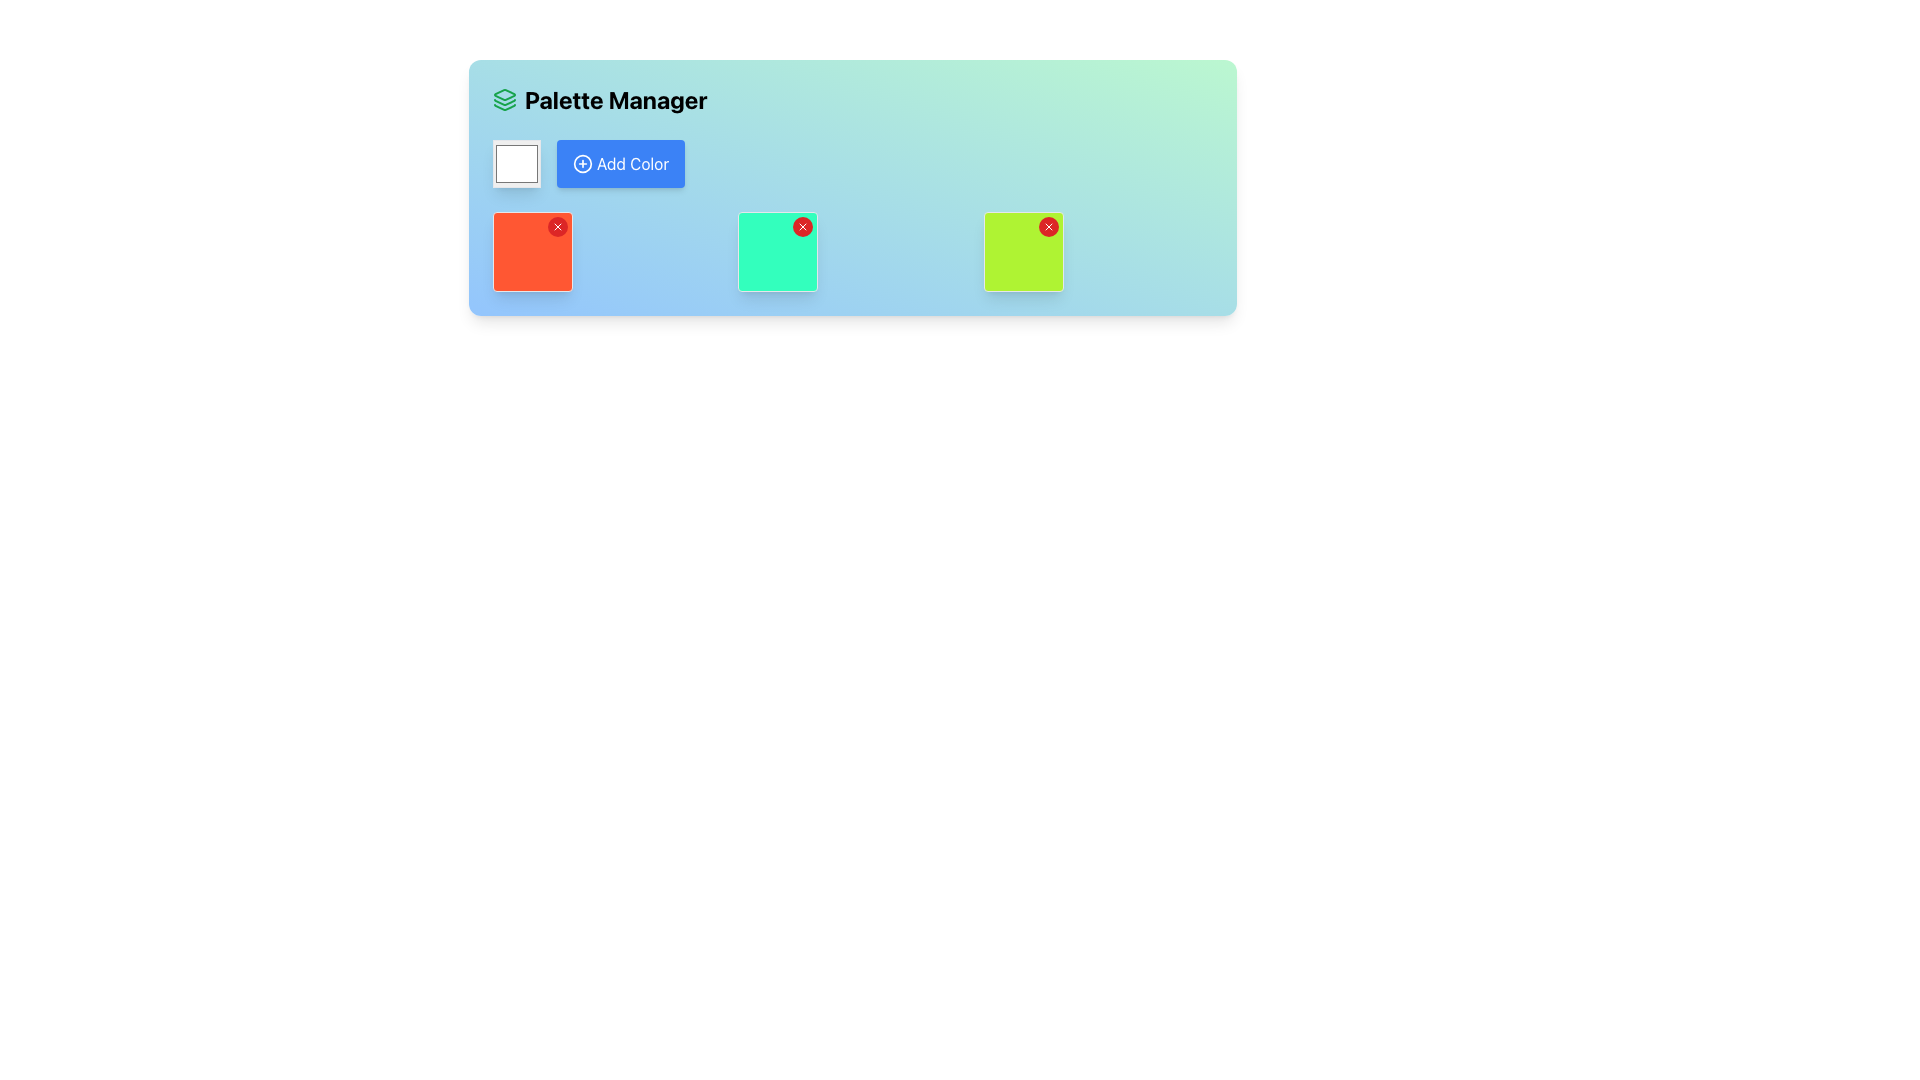  Describe the element at coordinates (803, 226) in the screenshot. I see `the small red circular button with a white 'X' icon located at the top-right corner of the green square card` at that location.